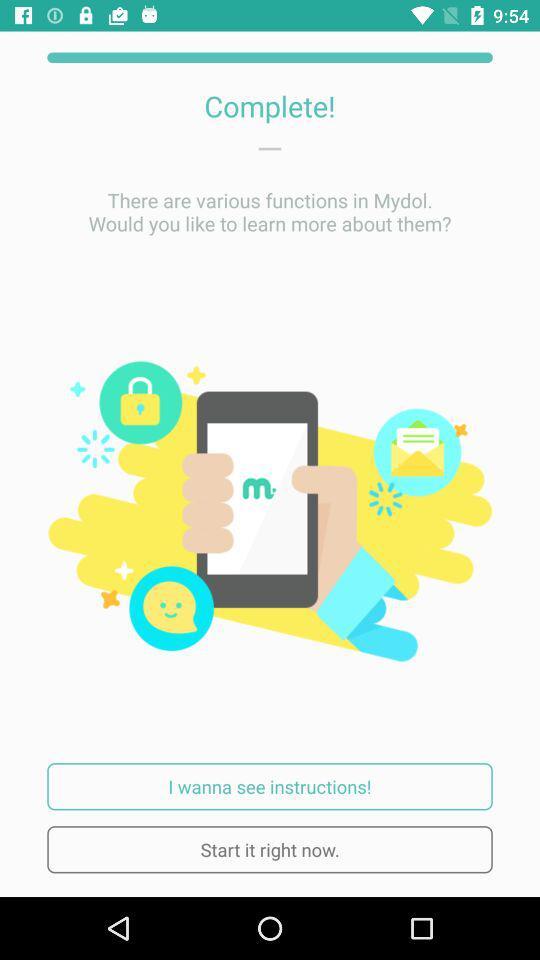 This screenshot has width=540, height=960. Describe the element at coordinates (270, 786) in the screenshot. I see `i wanna see` at that location.